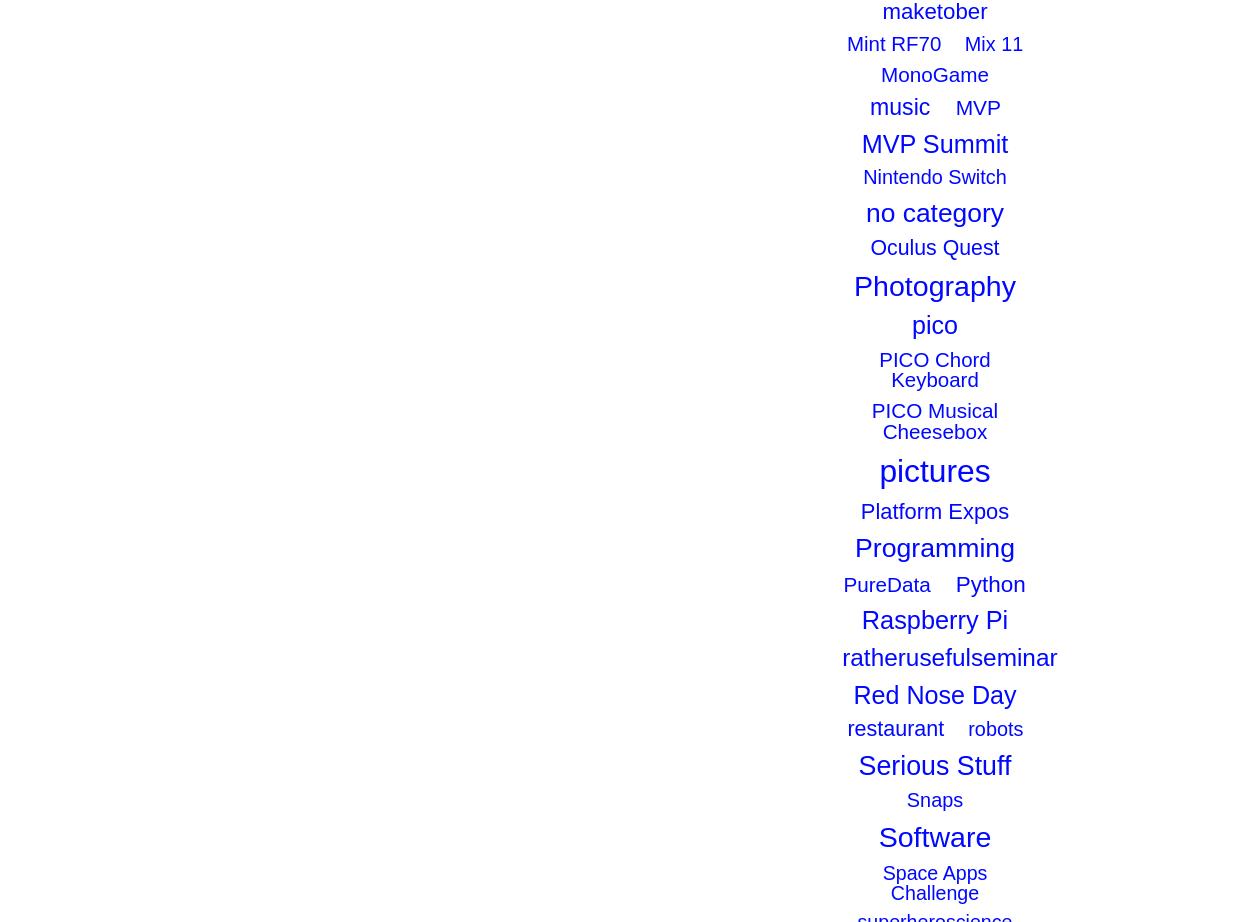  What do you see at coordinates (934, 246) in the screenshot?
I see `'Oculus Quest'` at bounding box center [934, 246].